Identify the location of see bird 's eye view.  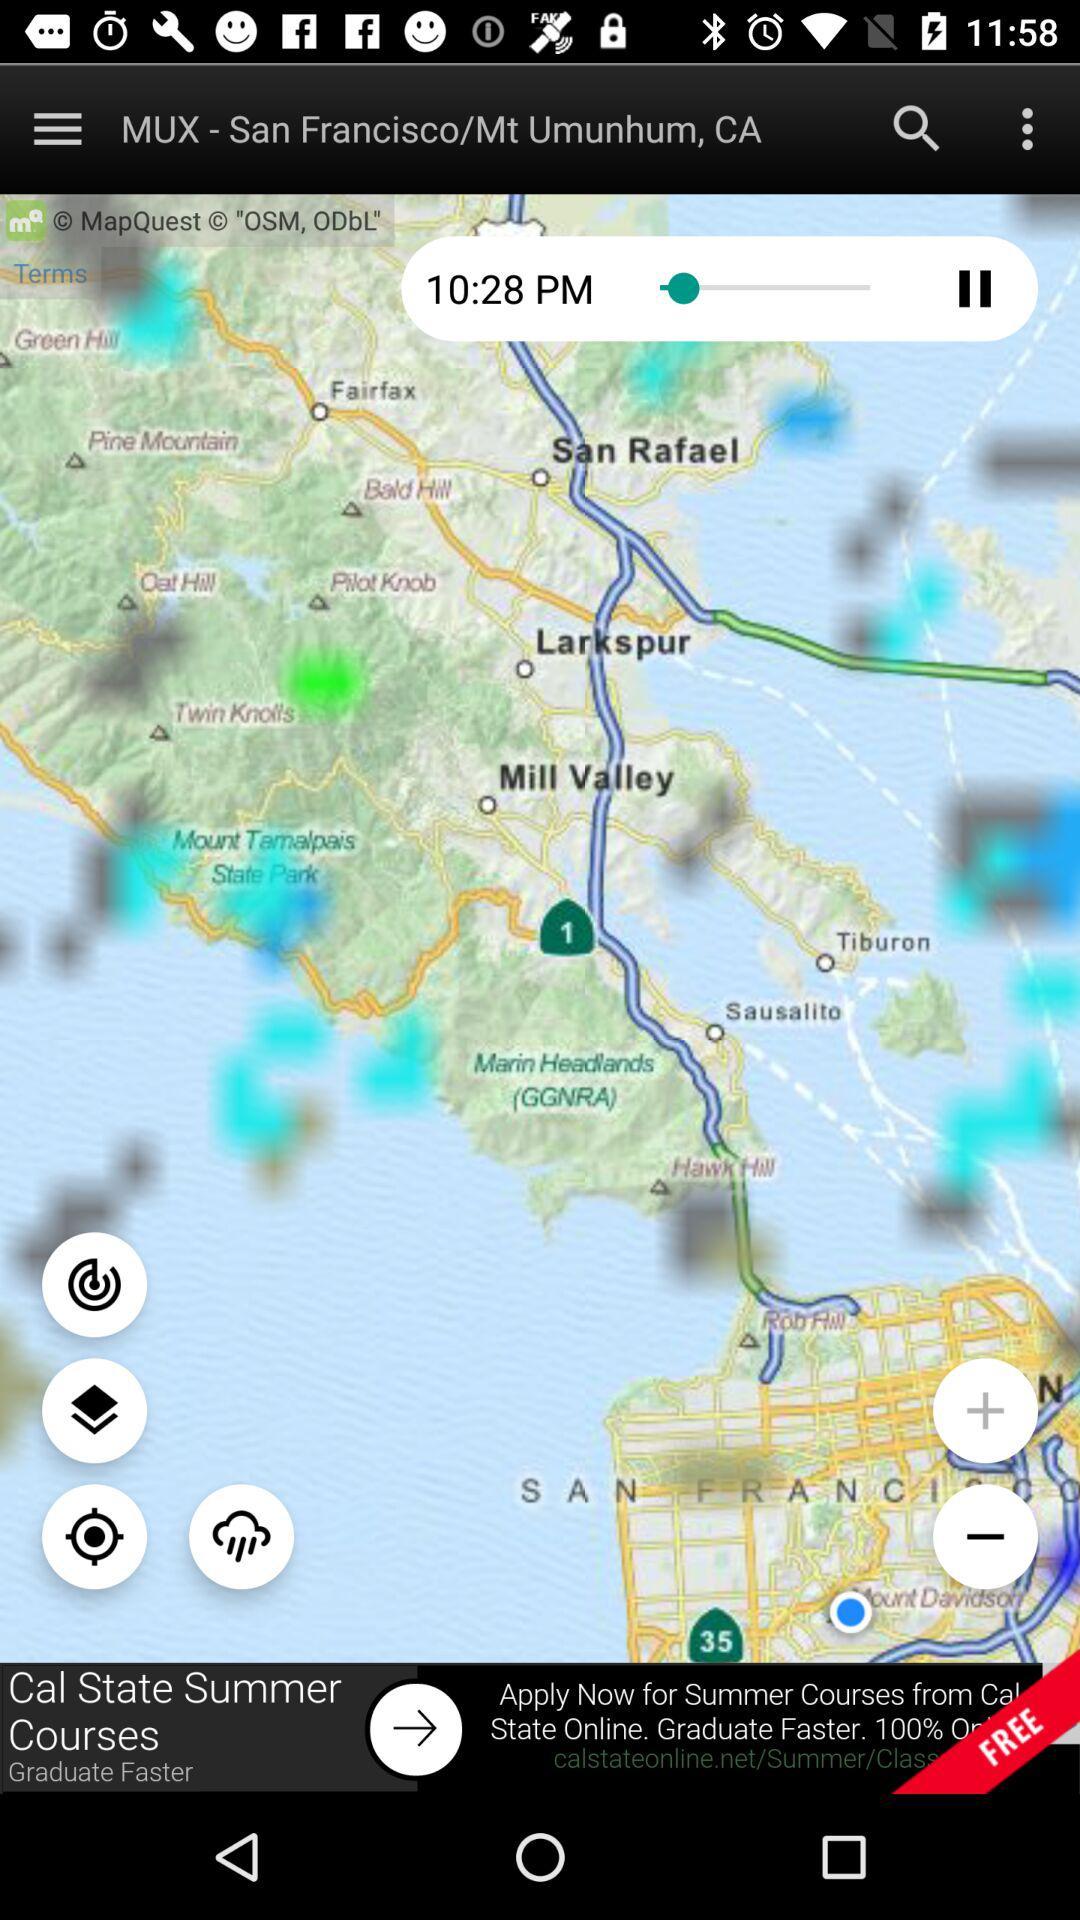
(94, 1409).